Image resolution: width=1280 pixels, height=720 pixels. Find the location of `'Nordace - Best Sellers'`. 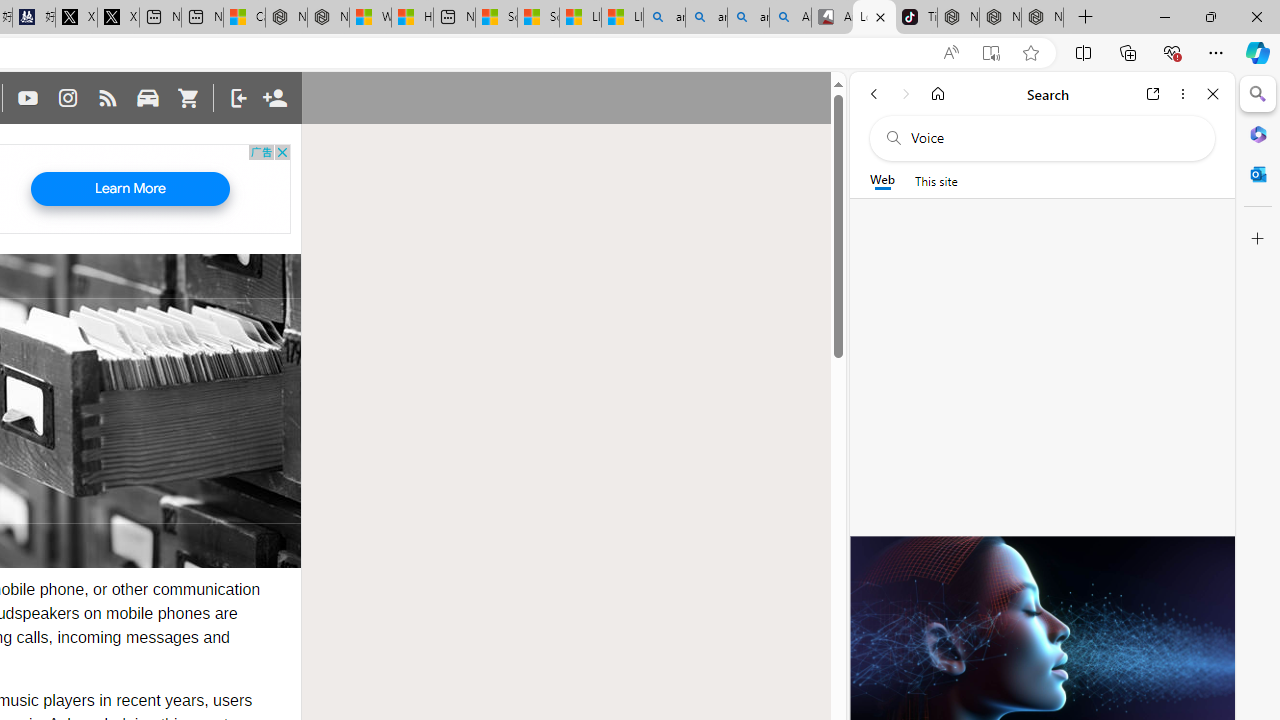

'Nordace - Best Sellers' is located at coordinates (957, 17).